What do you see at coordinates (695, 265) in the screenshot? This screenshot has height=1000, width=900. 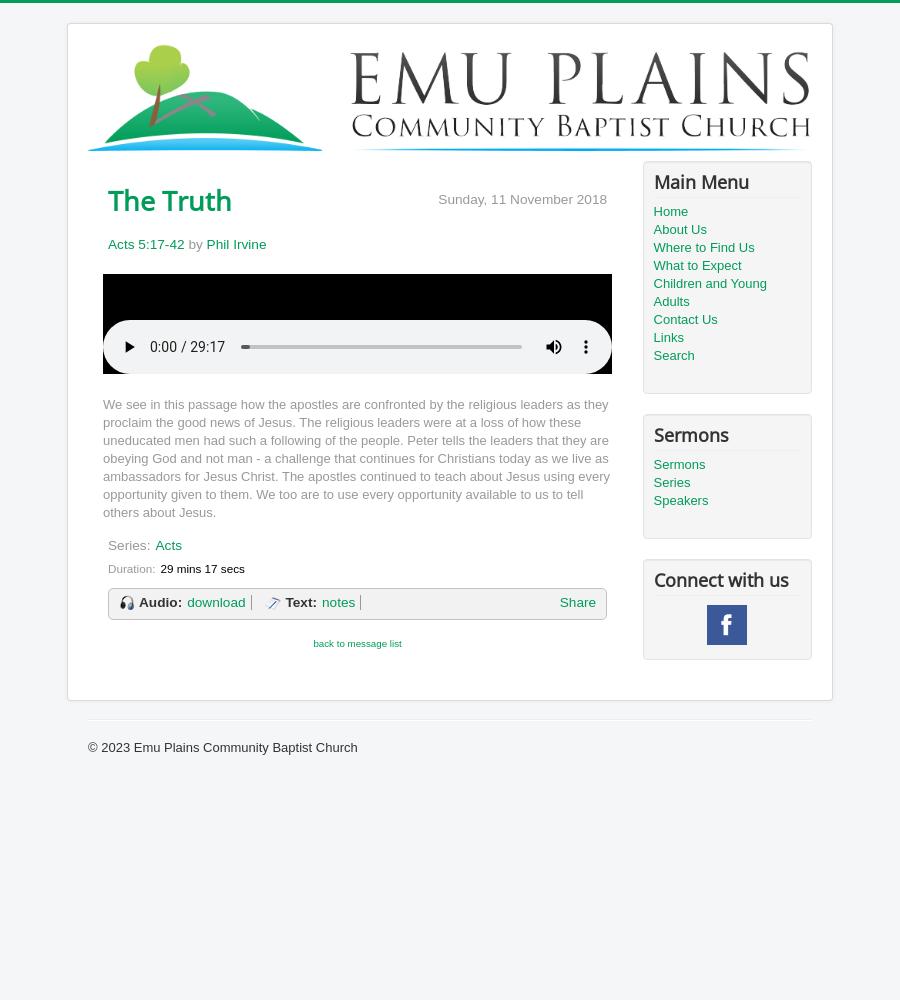 I see `'What to Expect'` at bounding box center [695, 265].